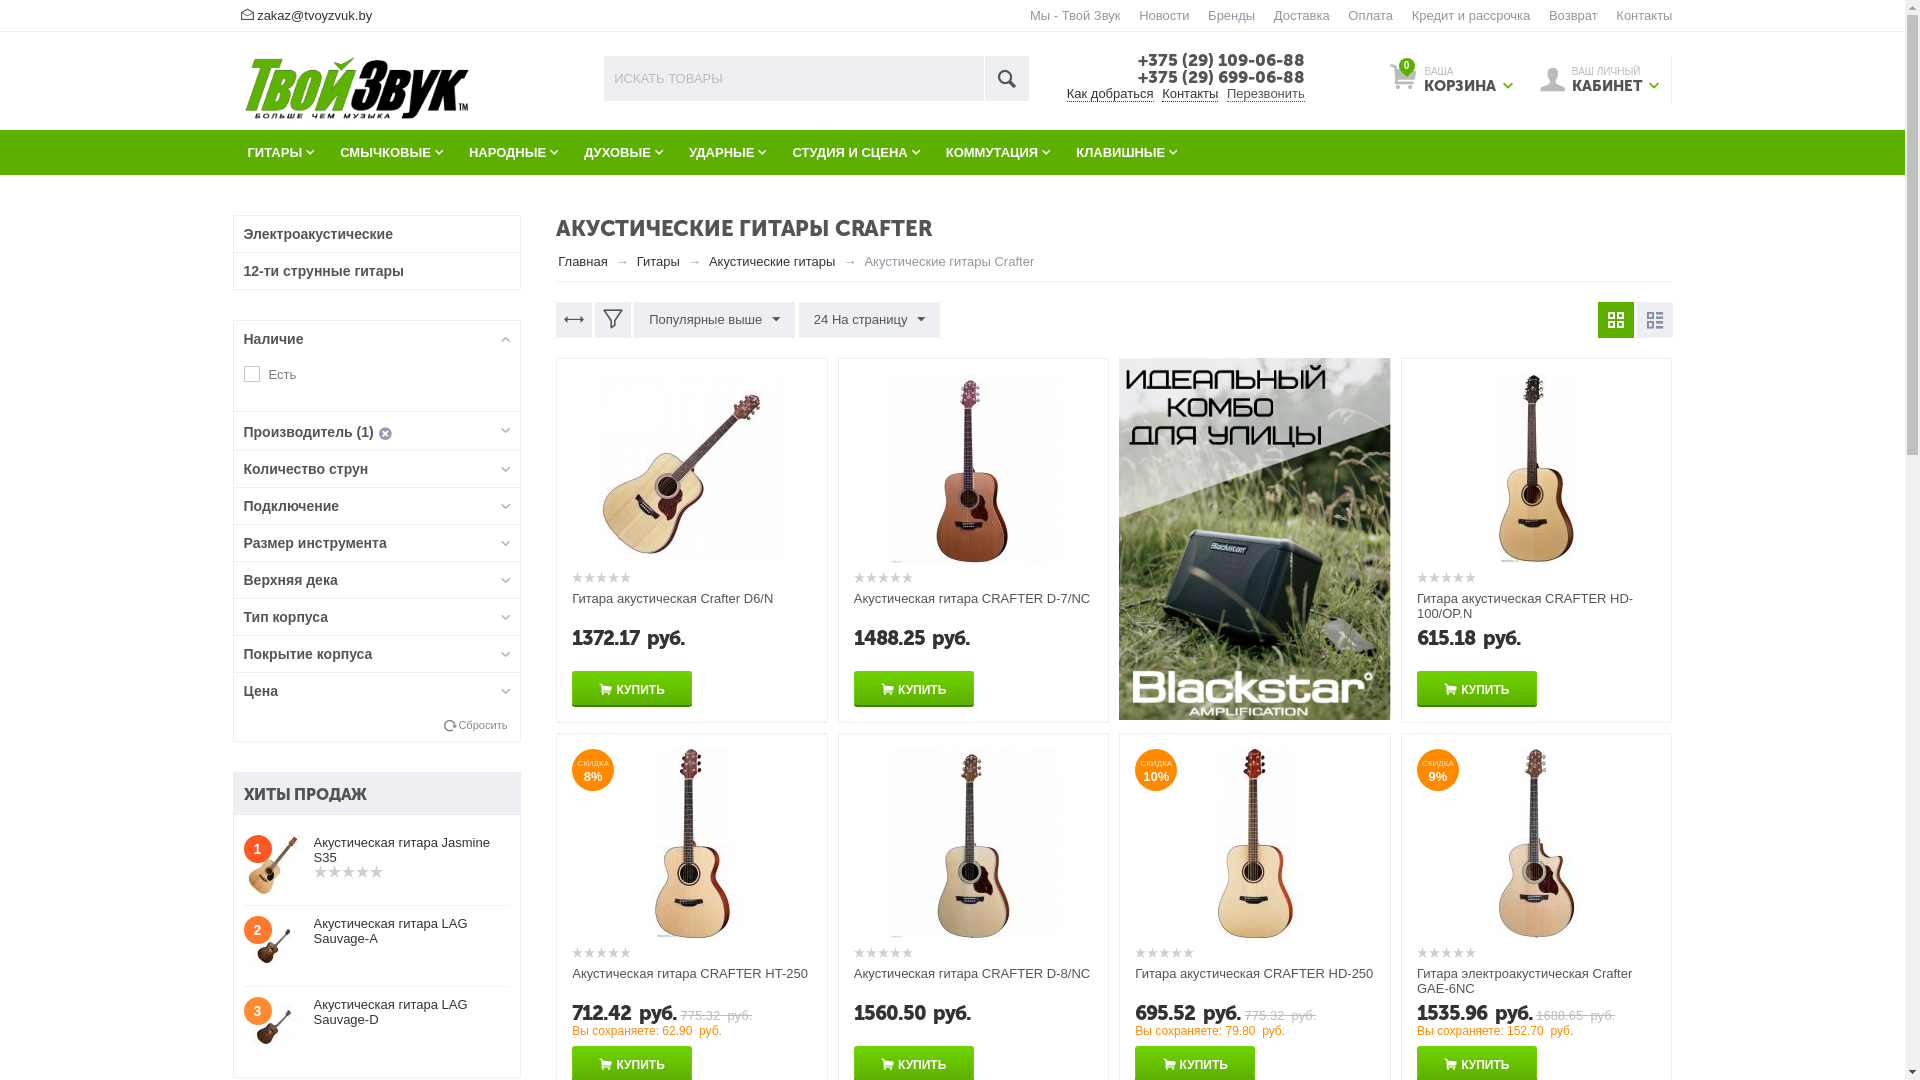 The image size is (1920, 1080). What do you see at coordinates (1220, 76) in the screenshot?
I see `'+375 (29) 699-06-88'` at bounding box center [1220, 76].